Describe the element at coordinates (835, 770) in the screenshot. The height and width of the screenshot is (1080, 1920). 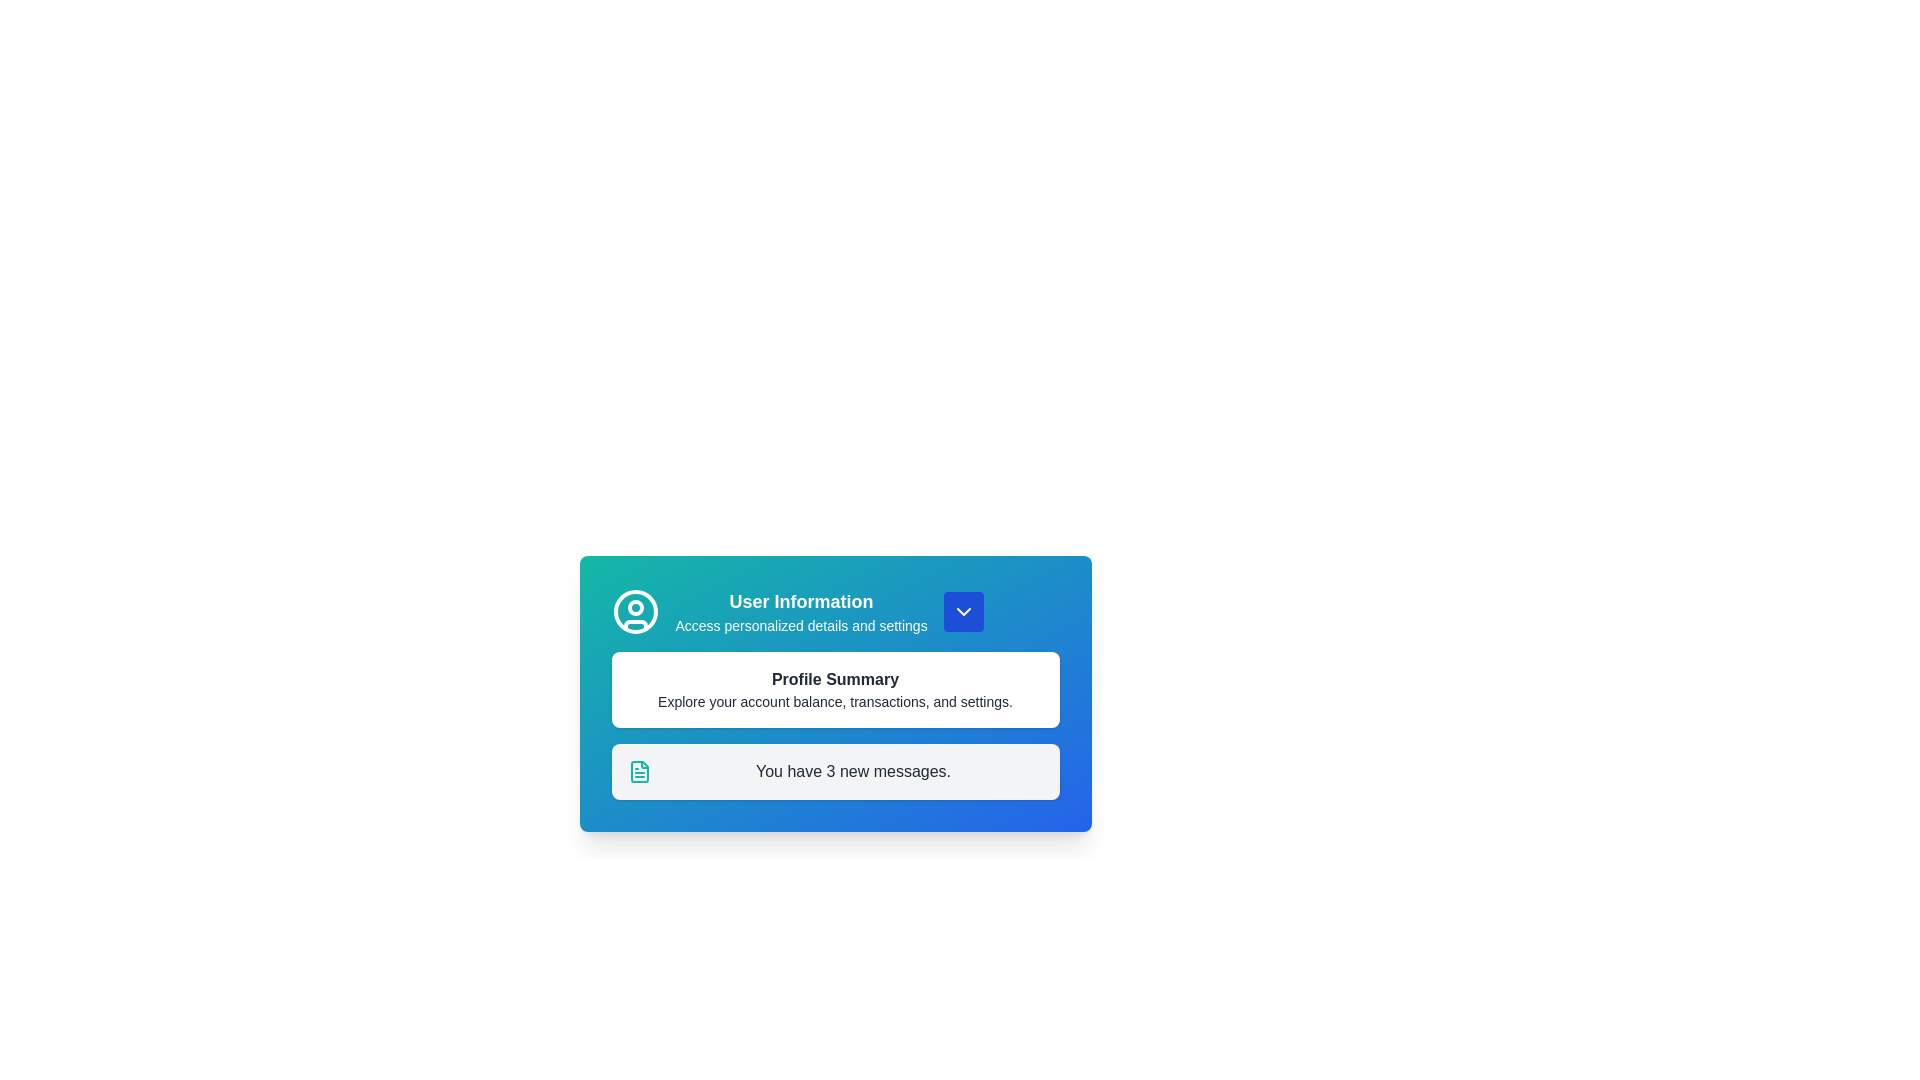
I see `the Notification box indicating three new messages, which is located beneath 'Profile Summary' and above other sections` at that location.